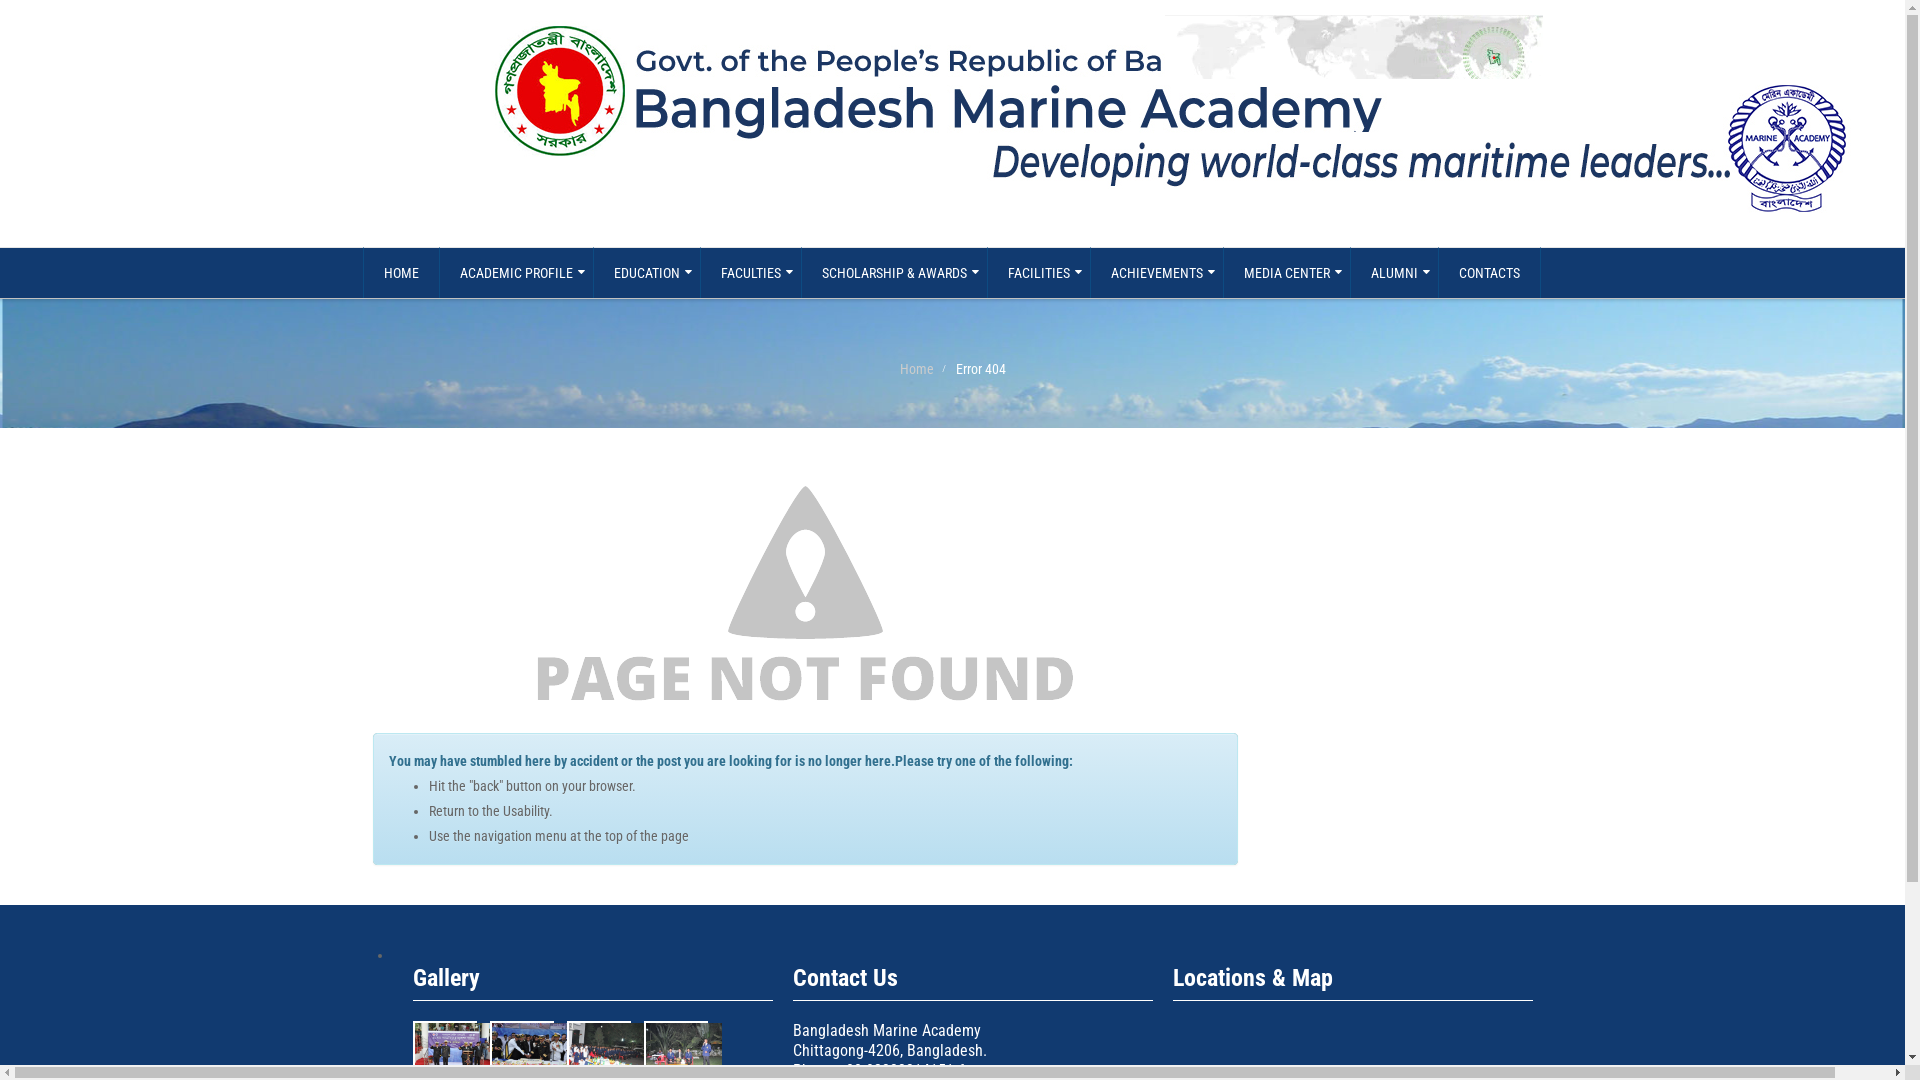  Describe the element at coordinates (1393, 273) in the screenshot. I see `'ALUMNI'` at that location.